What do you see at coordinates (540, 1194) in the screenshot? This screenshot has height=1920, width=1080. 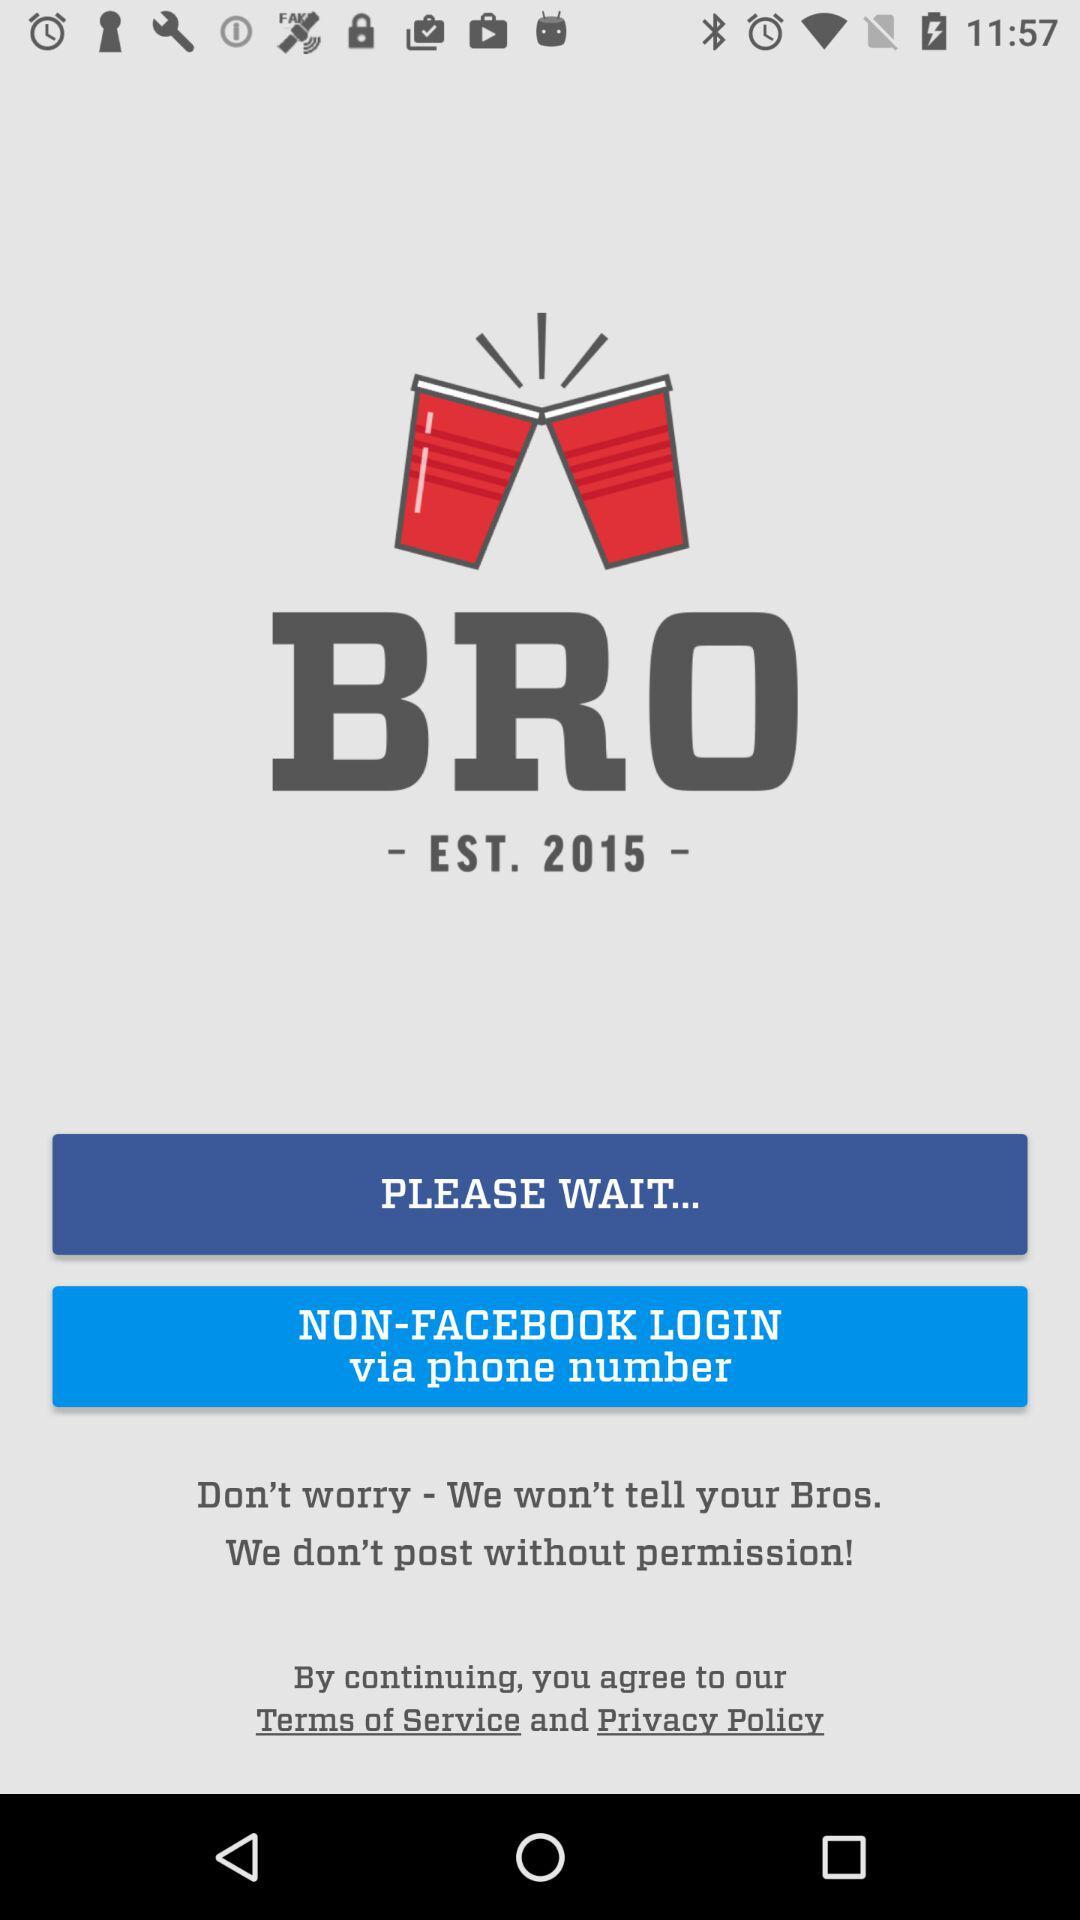 I see `icon at the center` at bounding box center [540, 1194].